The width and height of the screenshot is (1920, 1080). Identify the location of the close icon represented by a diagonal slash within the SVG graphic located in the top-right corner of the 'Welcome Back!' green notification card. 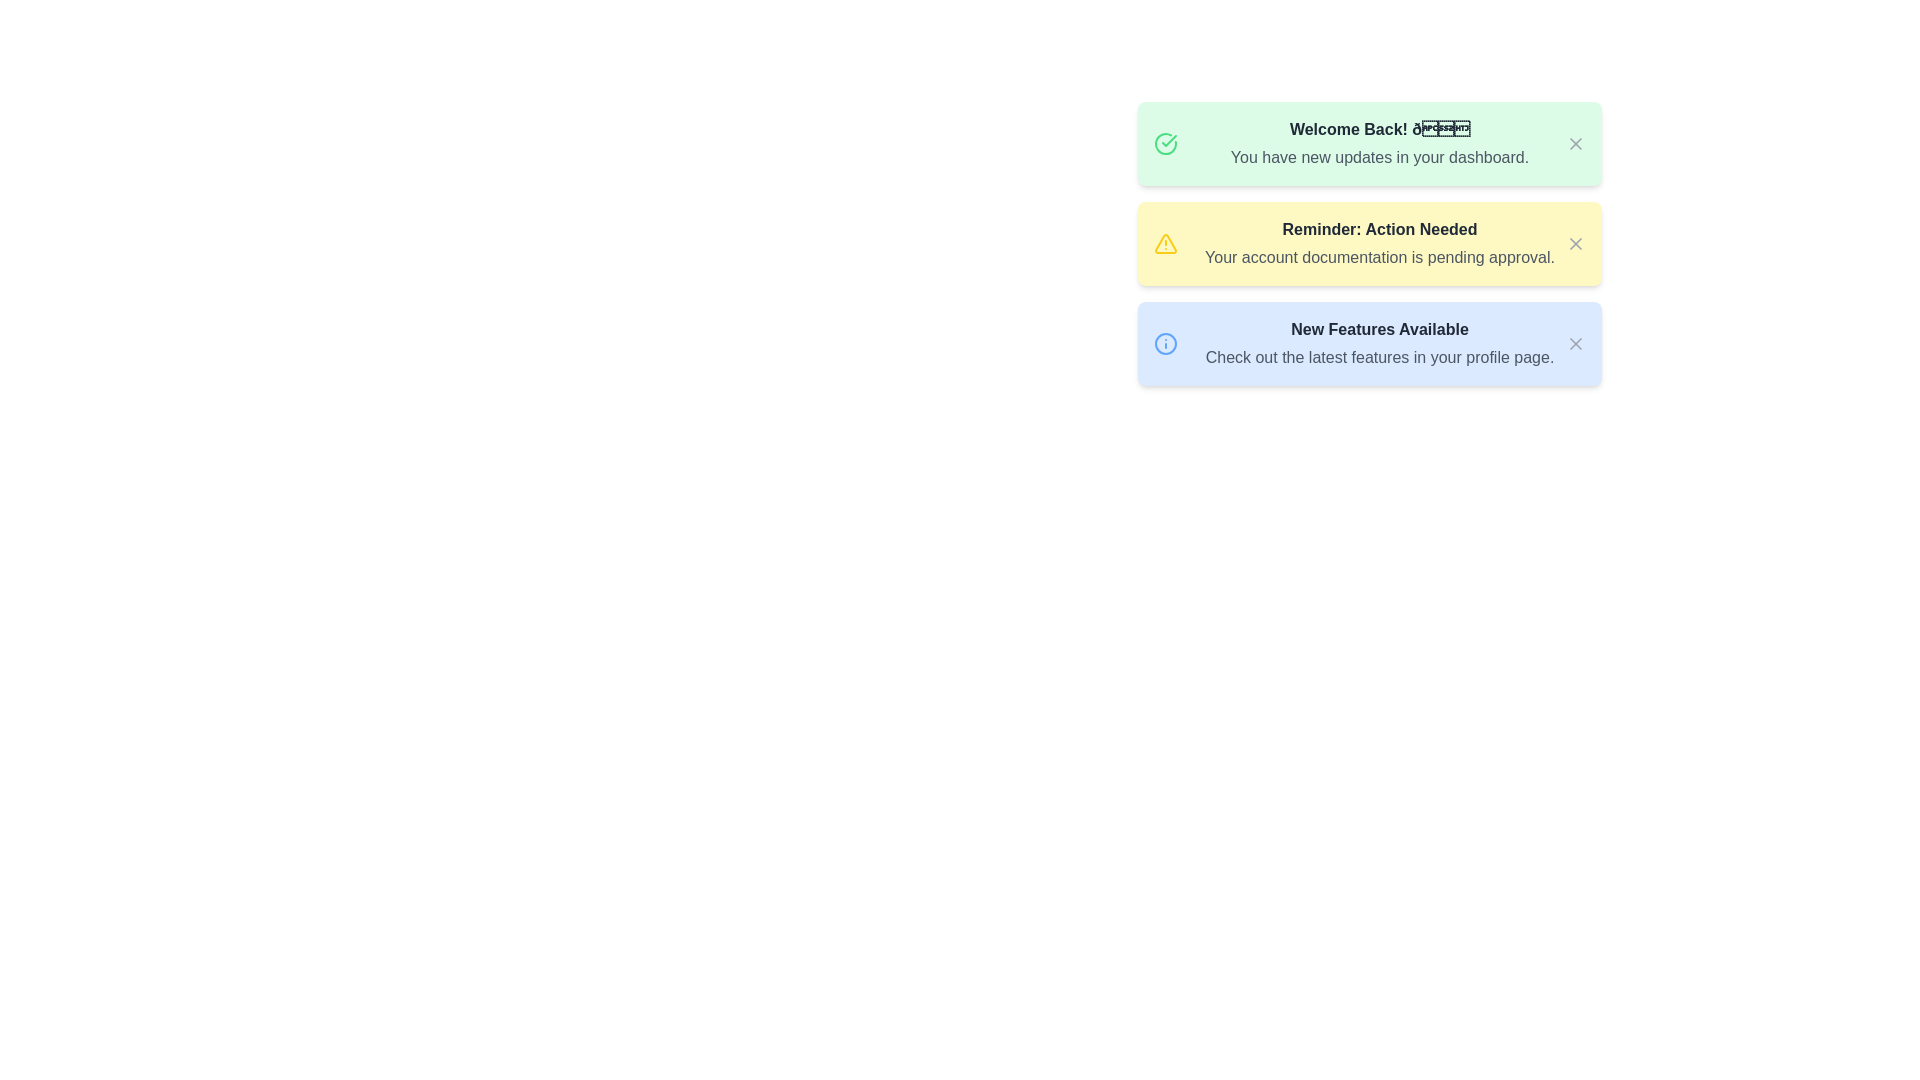
(1574, 142).